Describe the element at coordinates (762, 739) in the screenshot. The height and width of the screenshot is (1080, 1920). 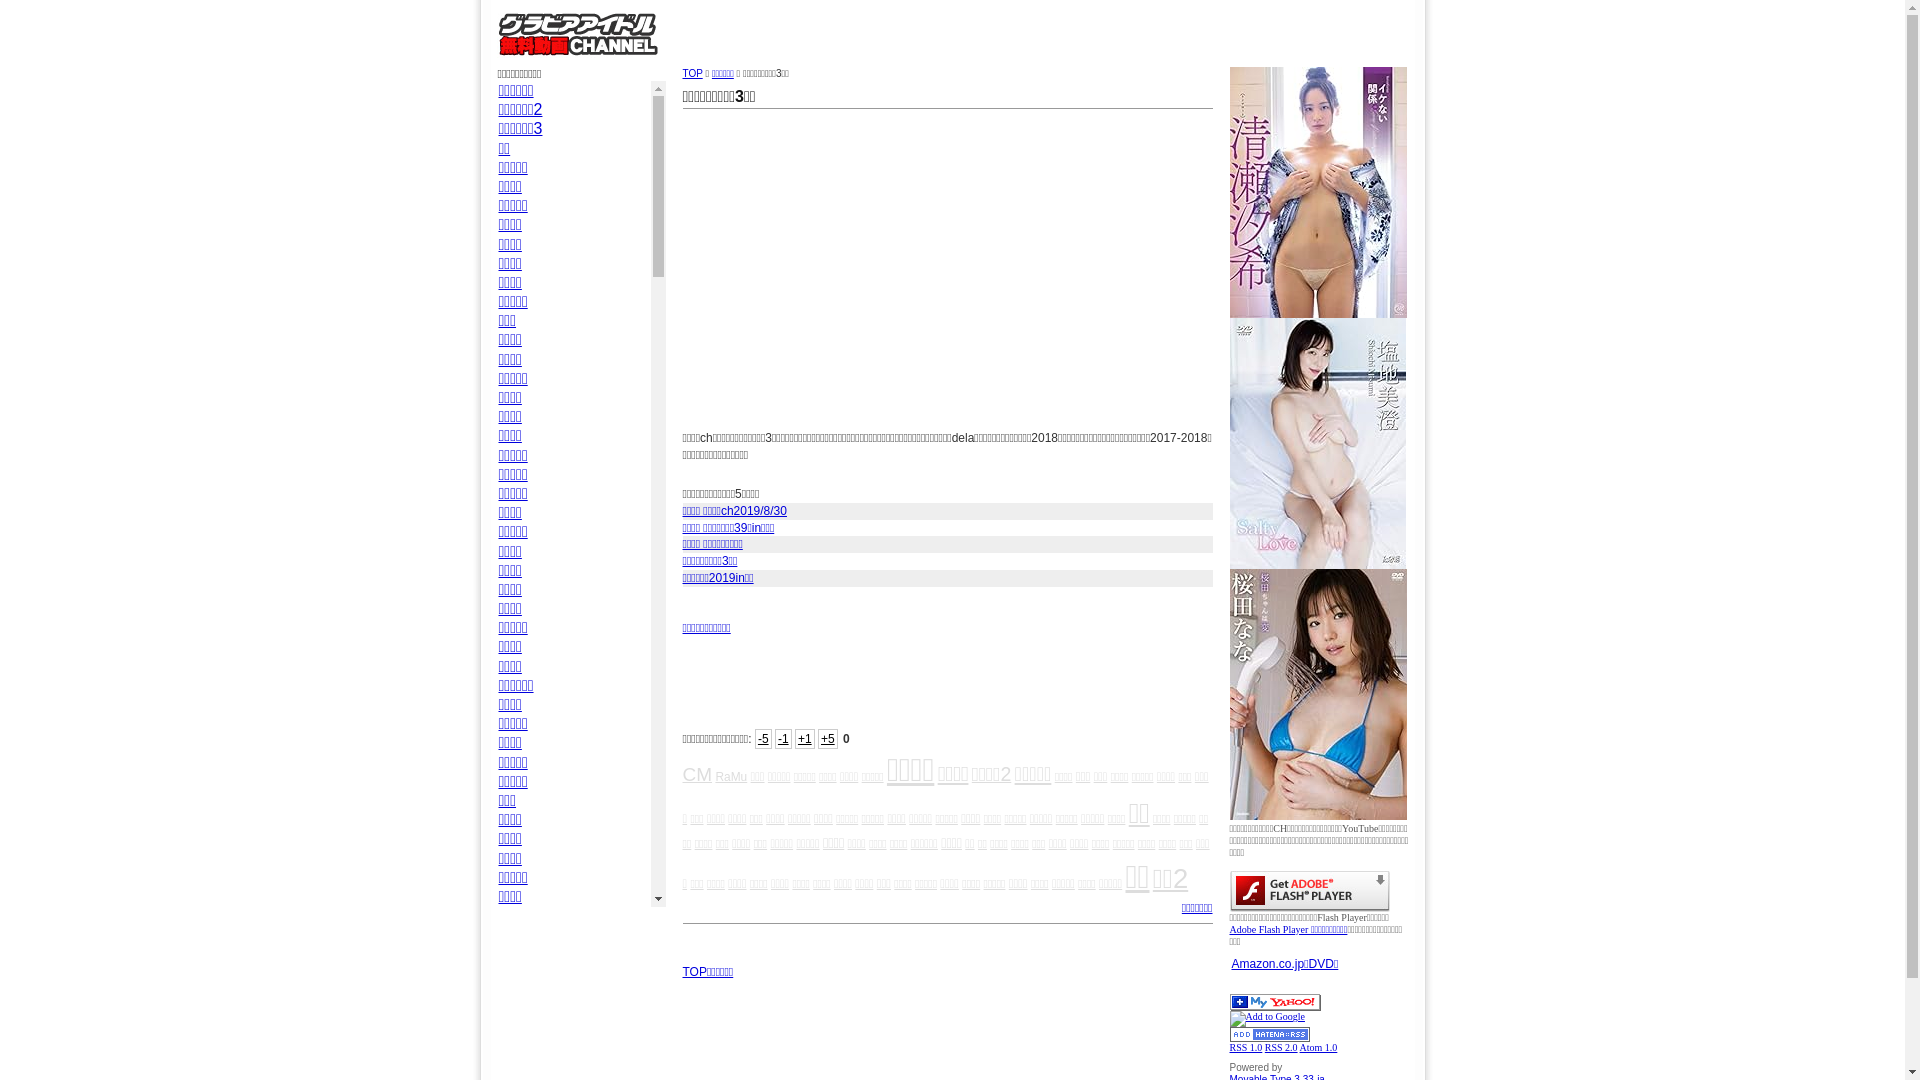
I see `'-5'` at that location.